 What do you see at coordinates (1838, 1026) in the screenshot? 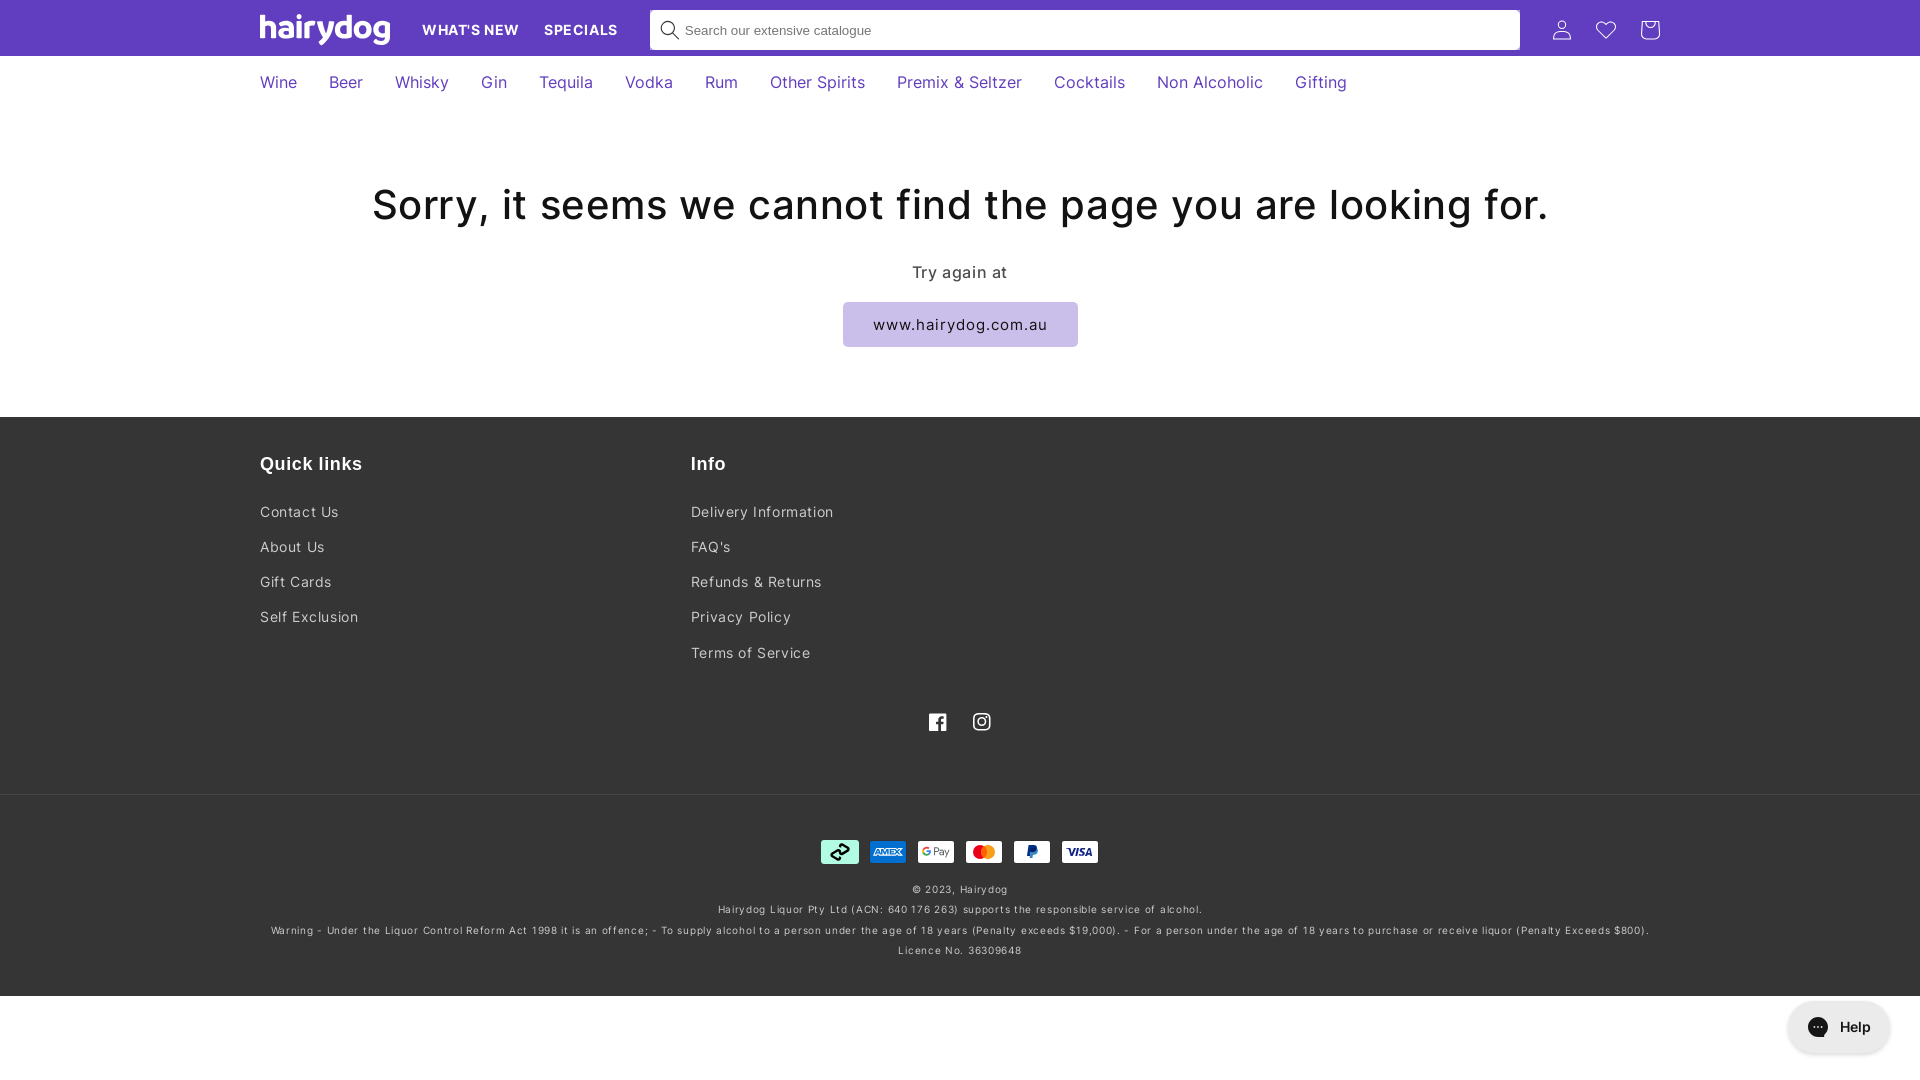
I see `'Gorgias live chat messenger'` at bounding box center [1838, 1026].